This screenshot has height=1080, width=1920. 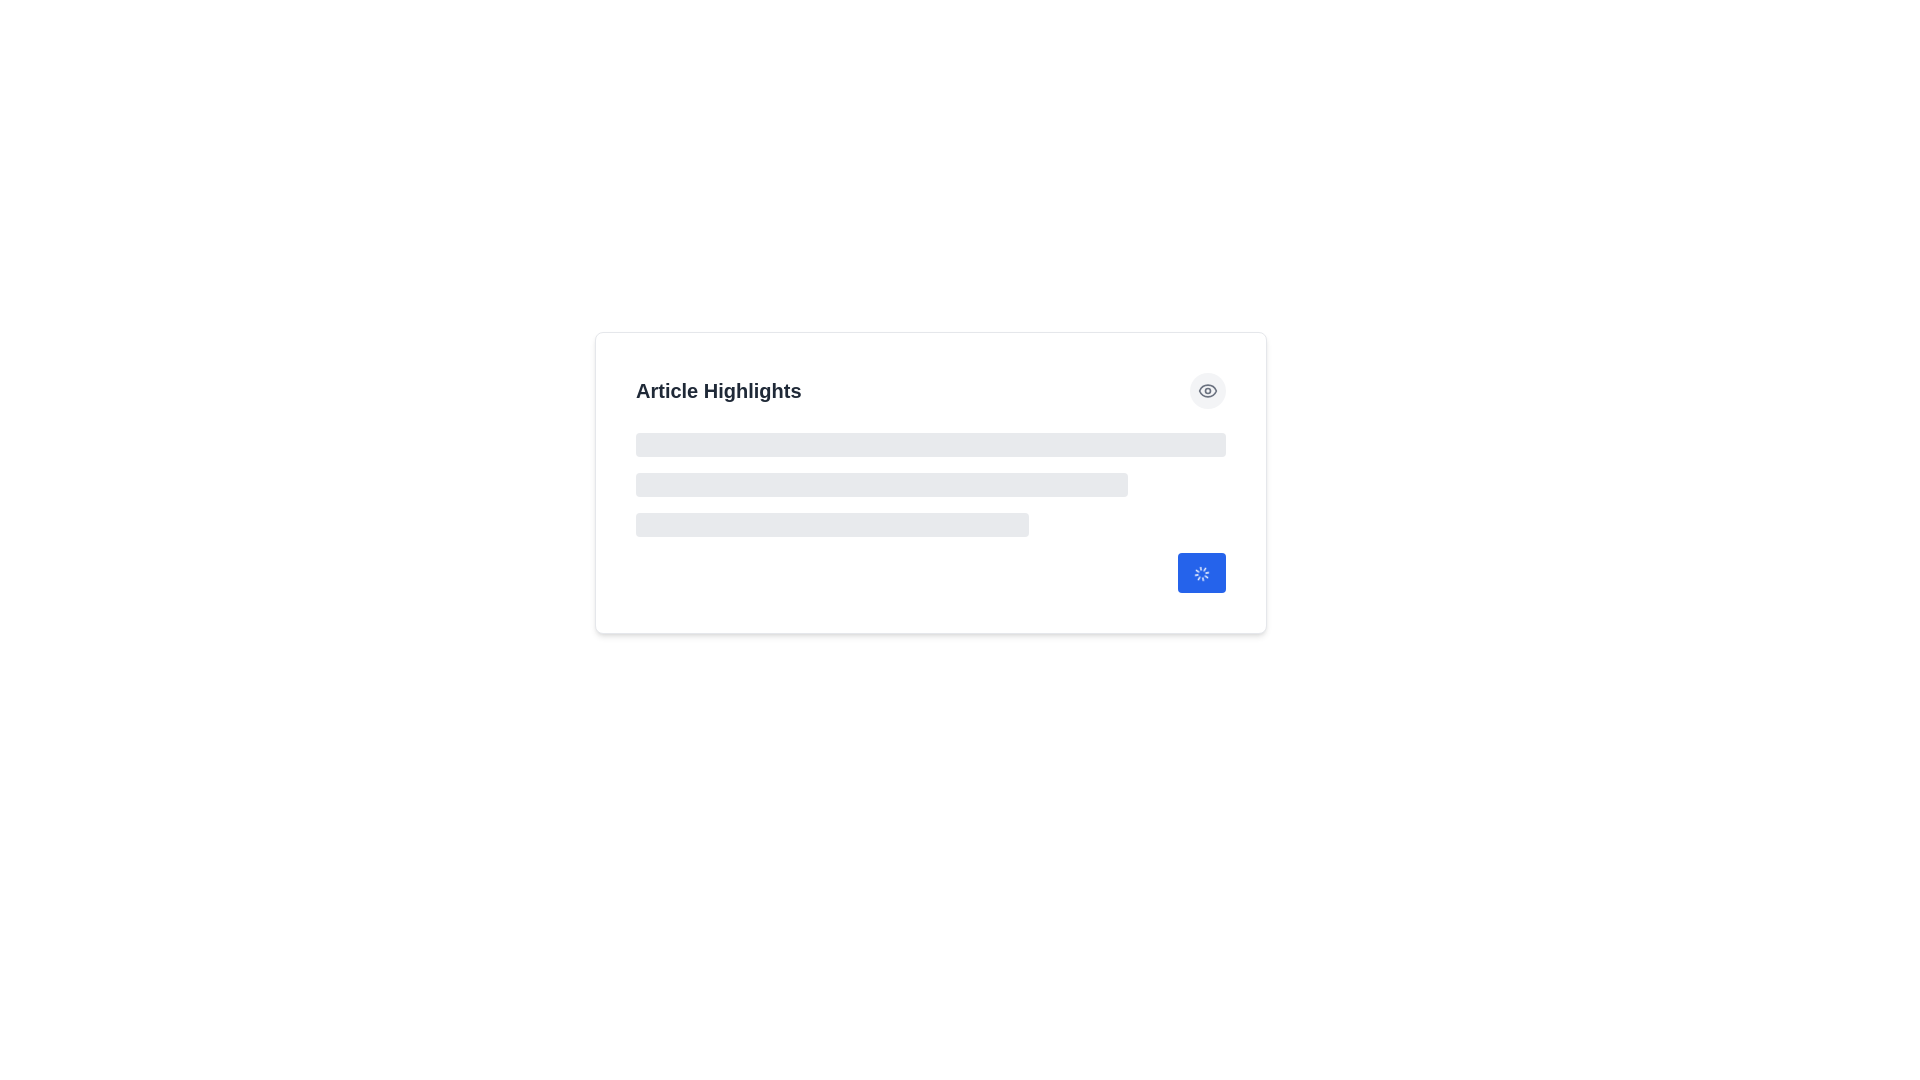 What do you see at coordinates (1200, 573) in the screenshot?
I see `the Loader icon located at the bottom-right corner of the 'Article Highlights' section, which indicates that a process is in progress` at bounding box center [1200, 573].